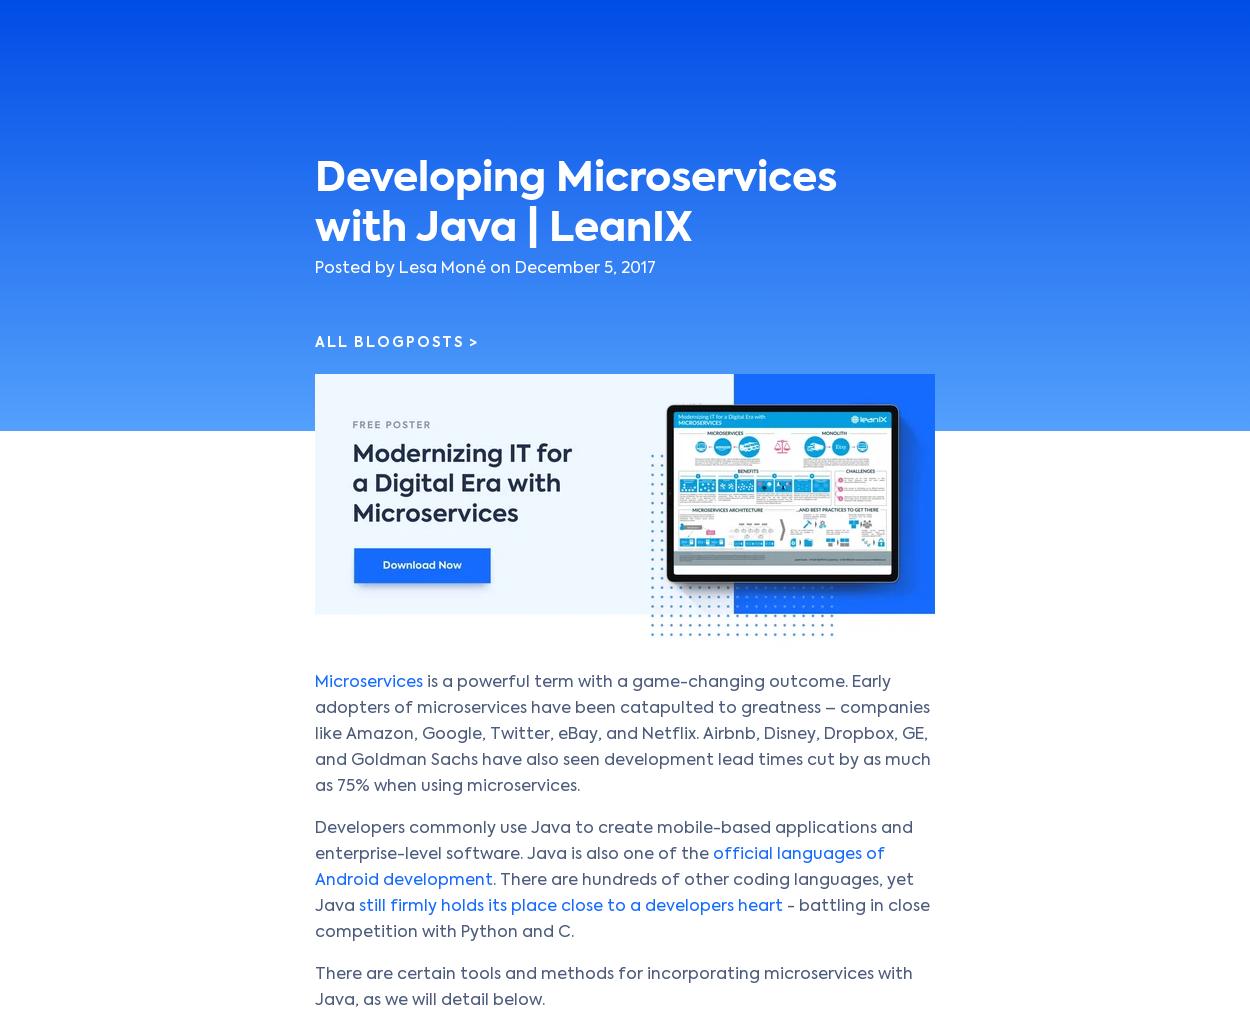  Describe the element at coordinates (369, 970) in the screenshot. I see `'Atlassian Confluence Vulnerability: Should You Worry?'` at that location.